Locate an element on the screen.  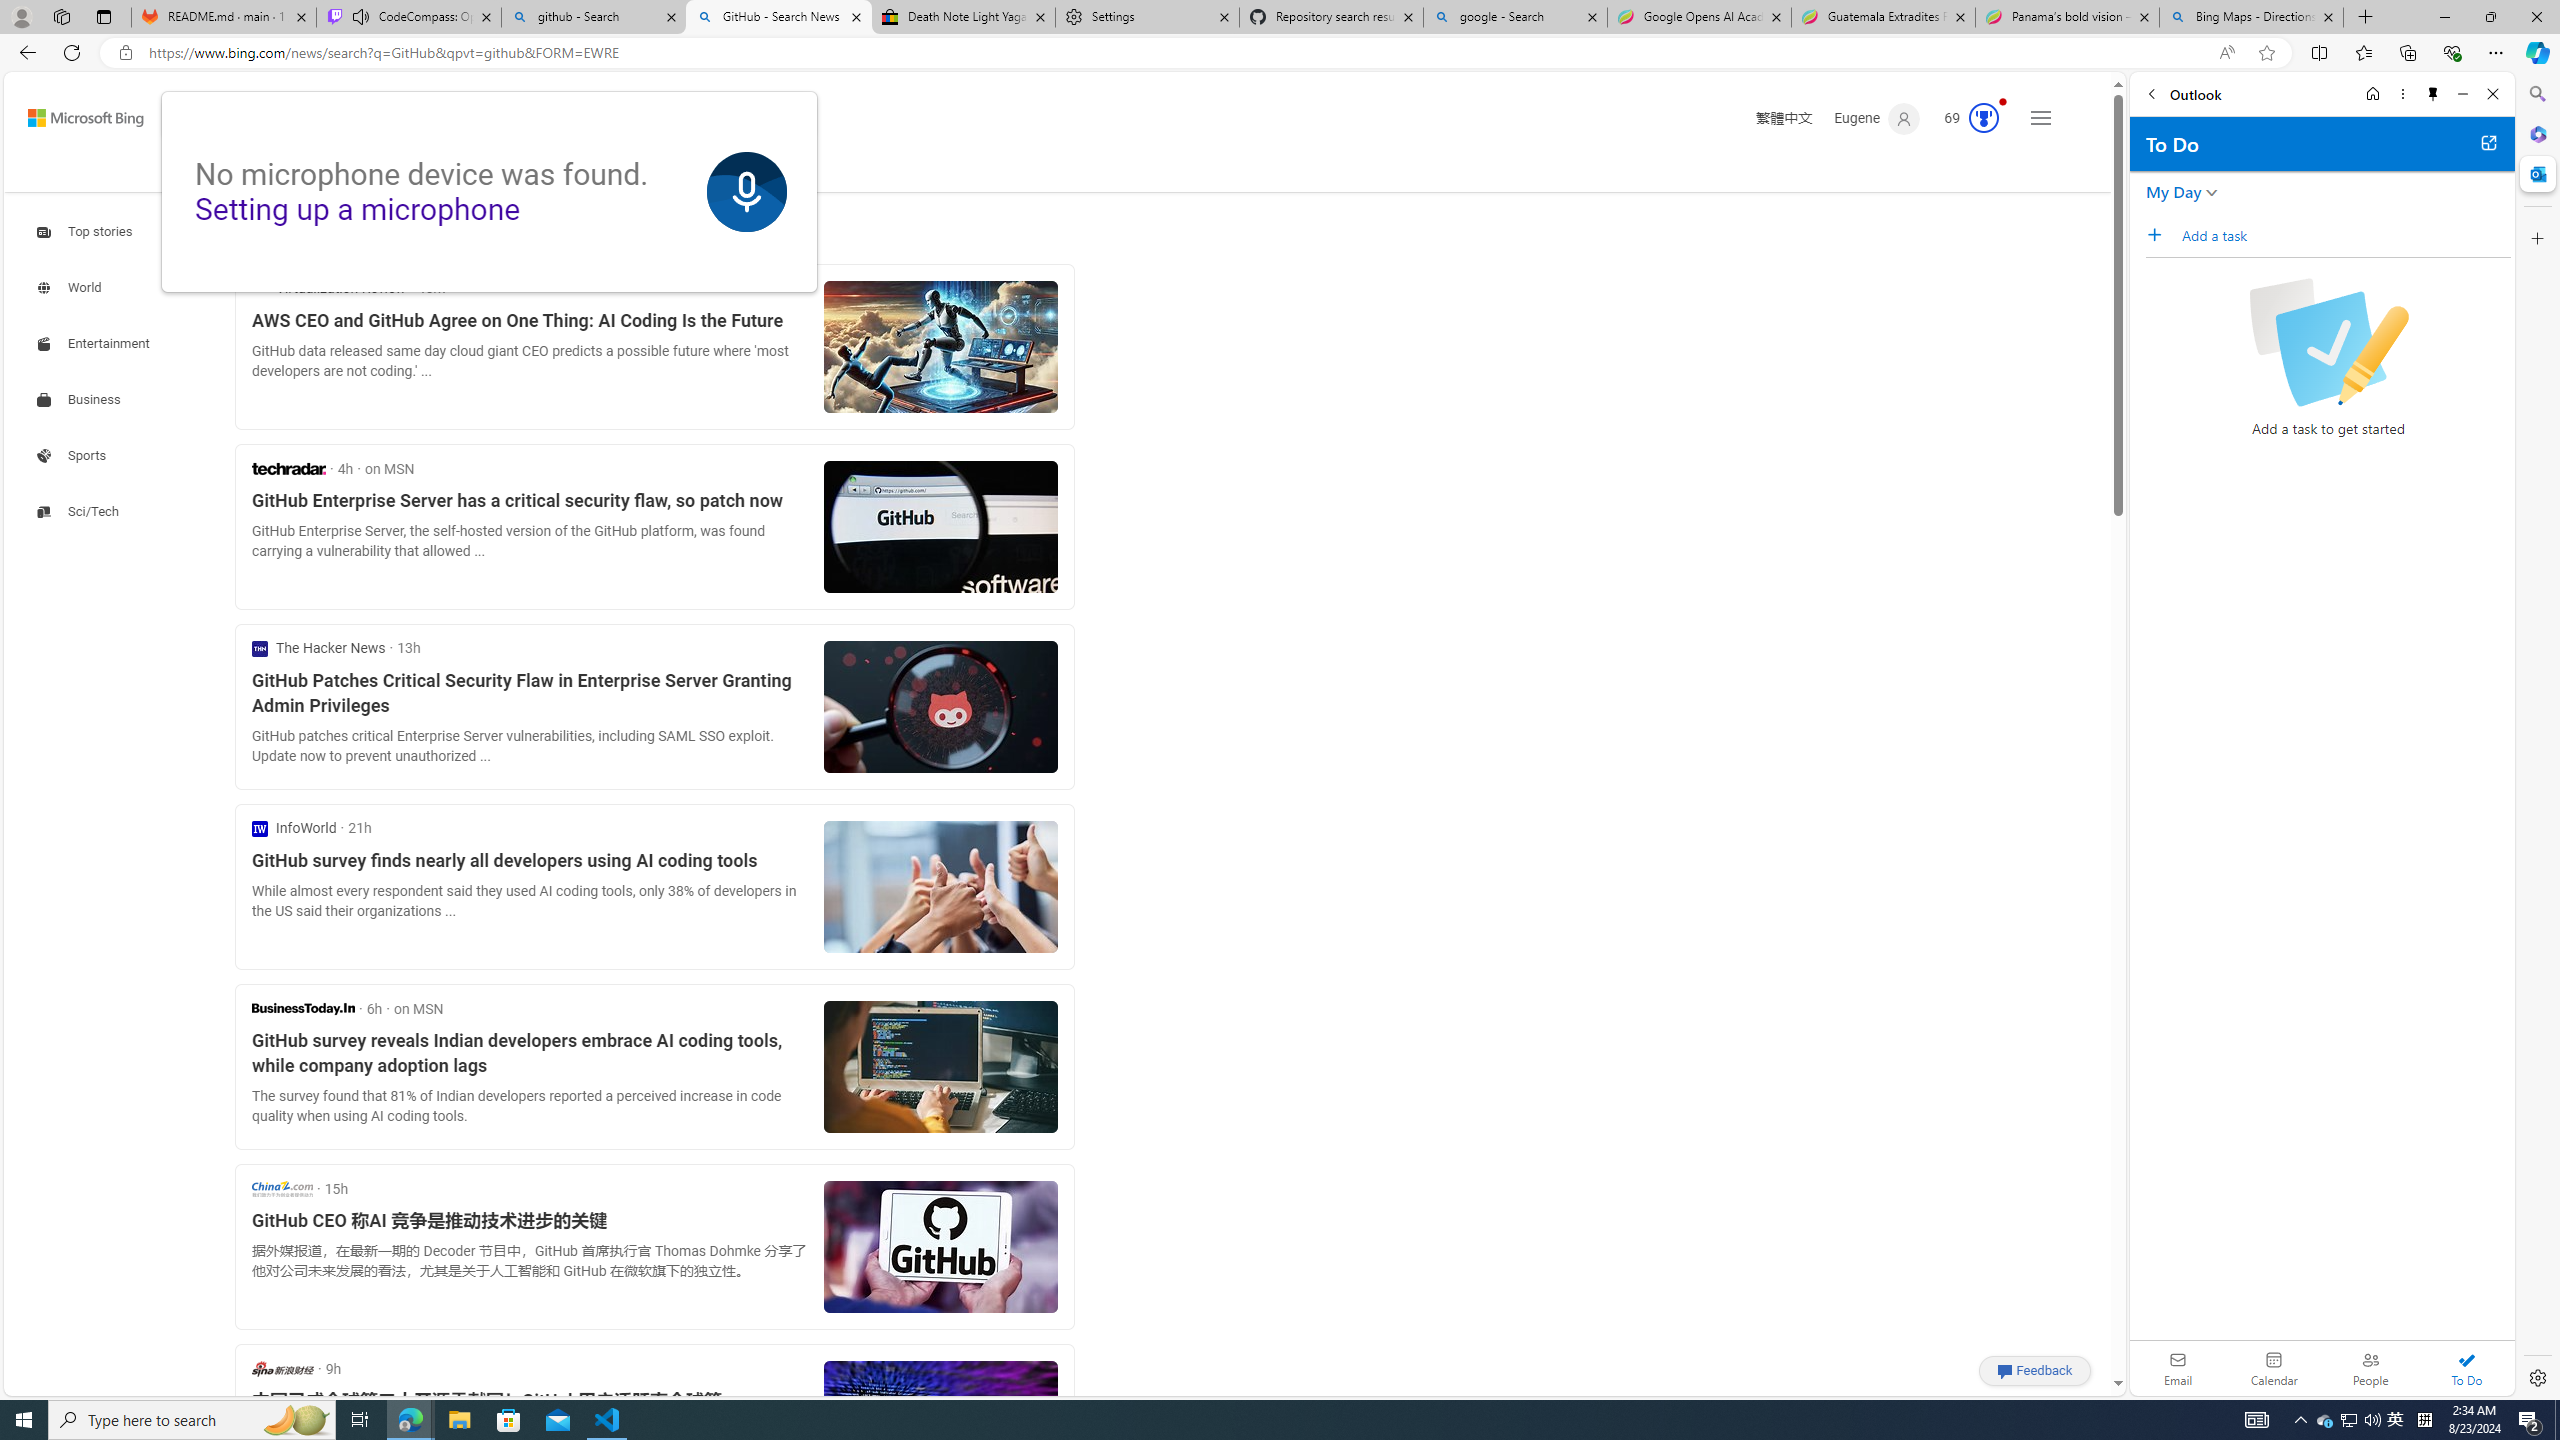
'Home' is located at coordinates (2371, 93).